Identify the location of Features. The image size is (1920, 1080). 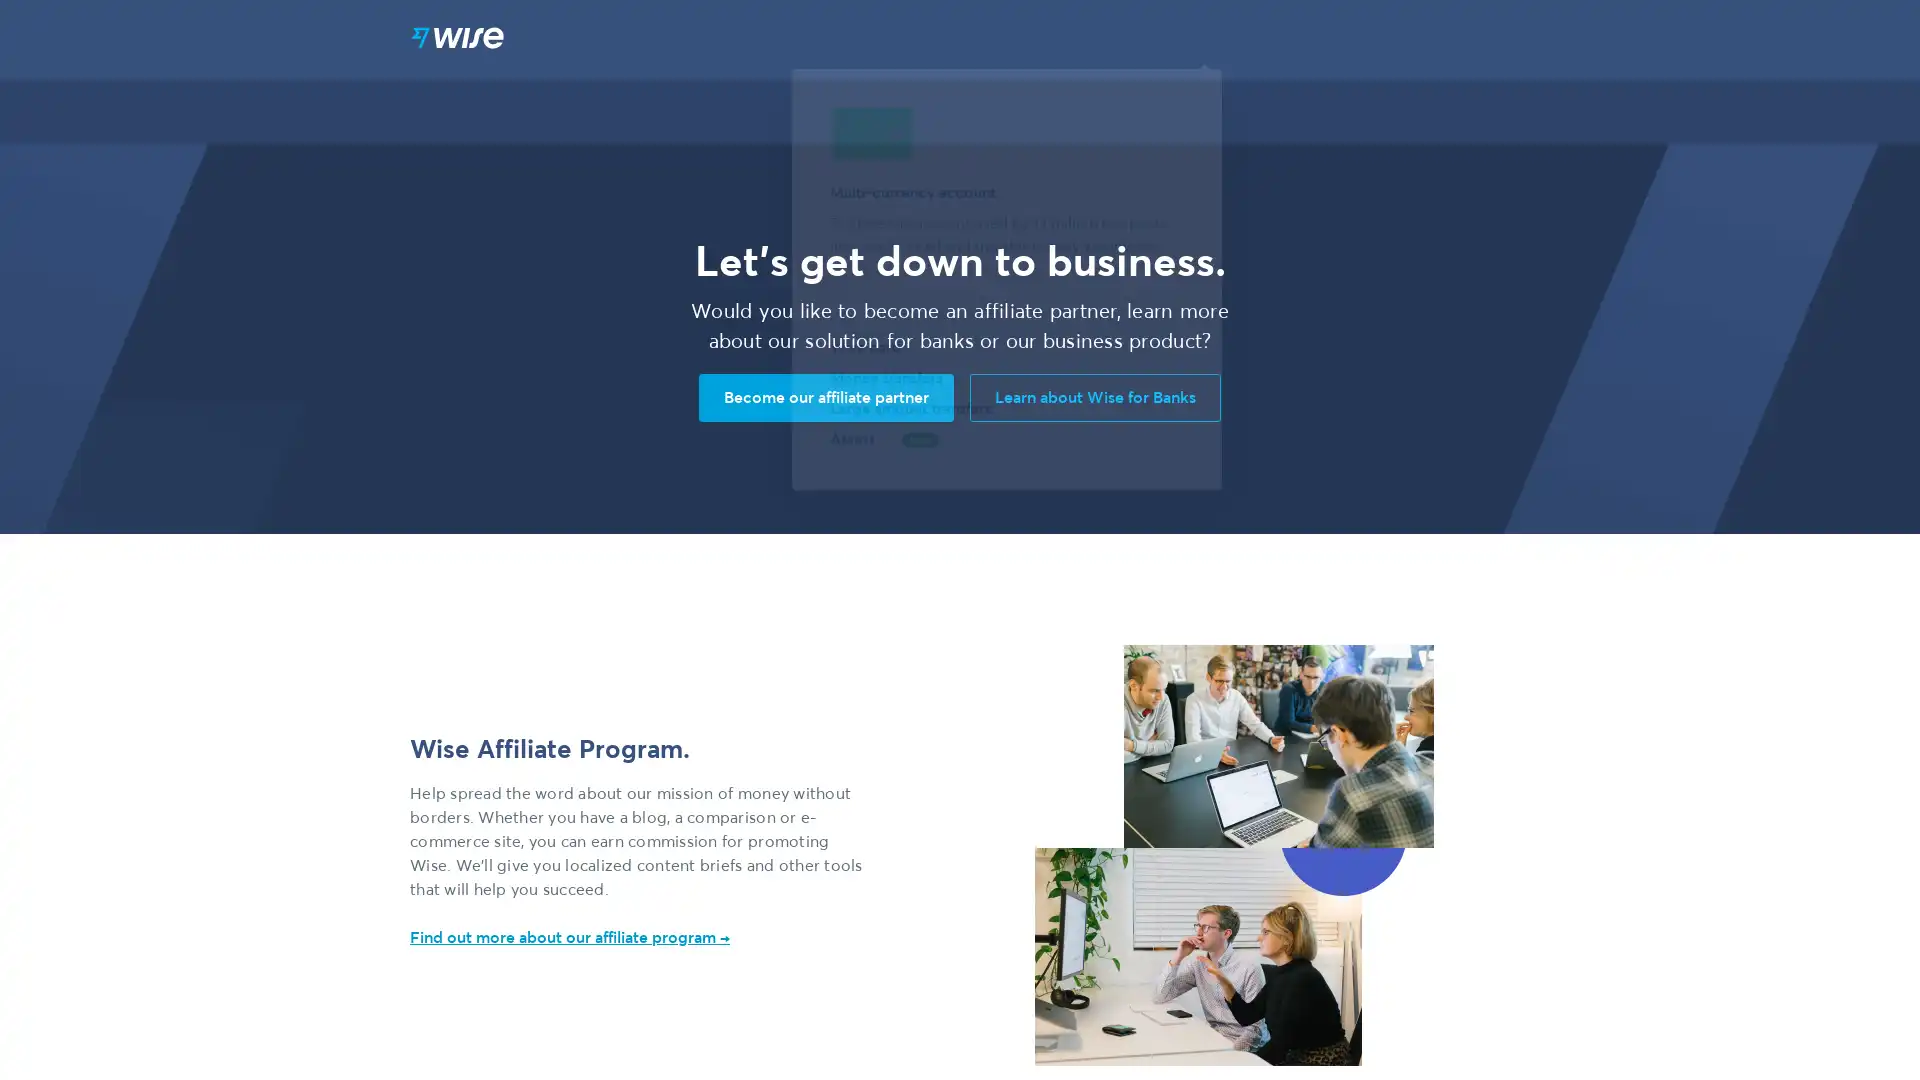
(1184, 39).